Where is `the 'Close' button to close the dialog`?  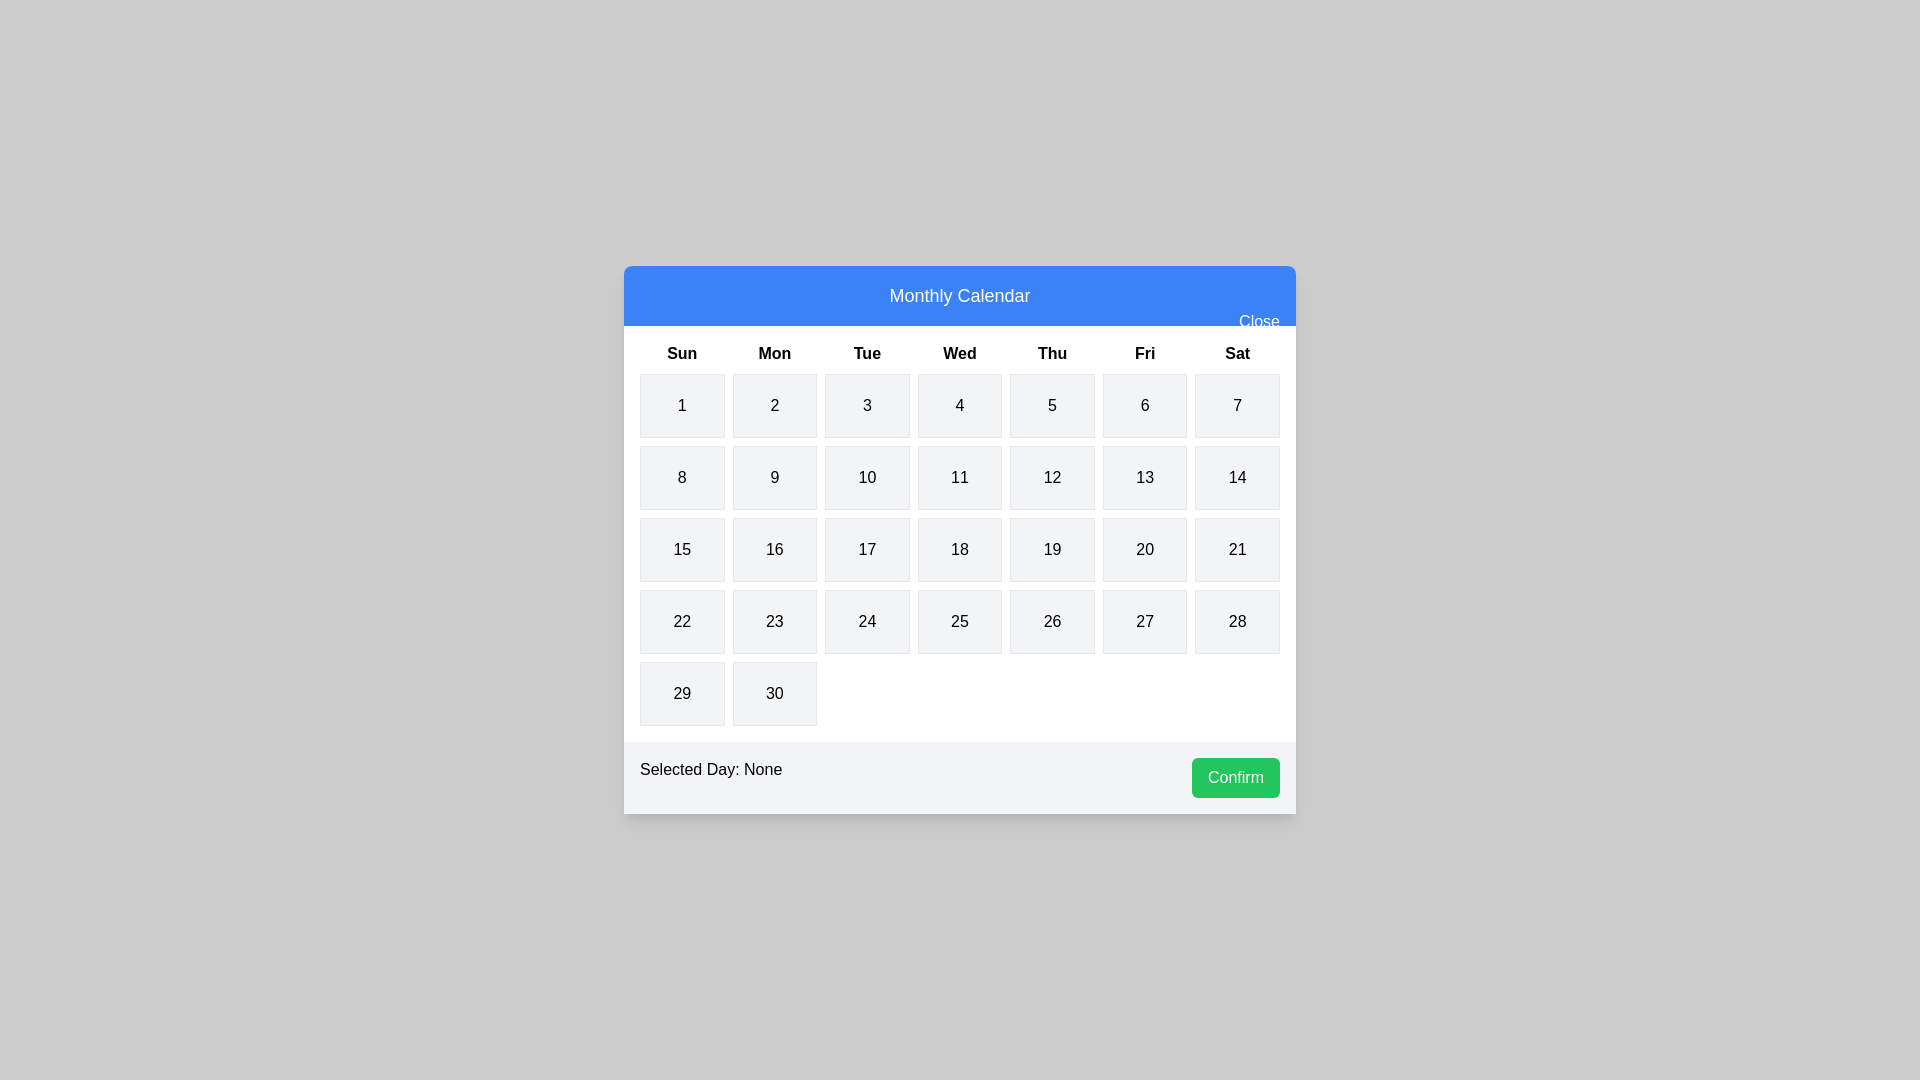 the 'Close' button to close the dialog is located at coordinates (1257, 320).